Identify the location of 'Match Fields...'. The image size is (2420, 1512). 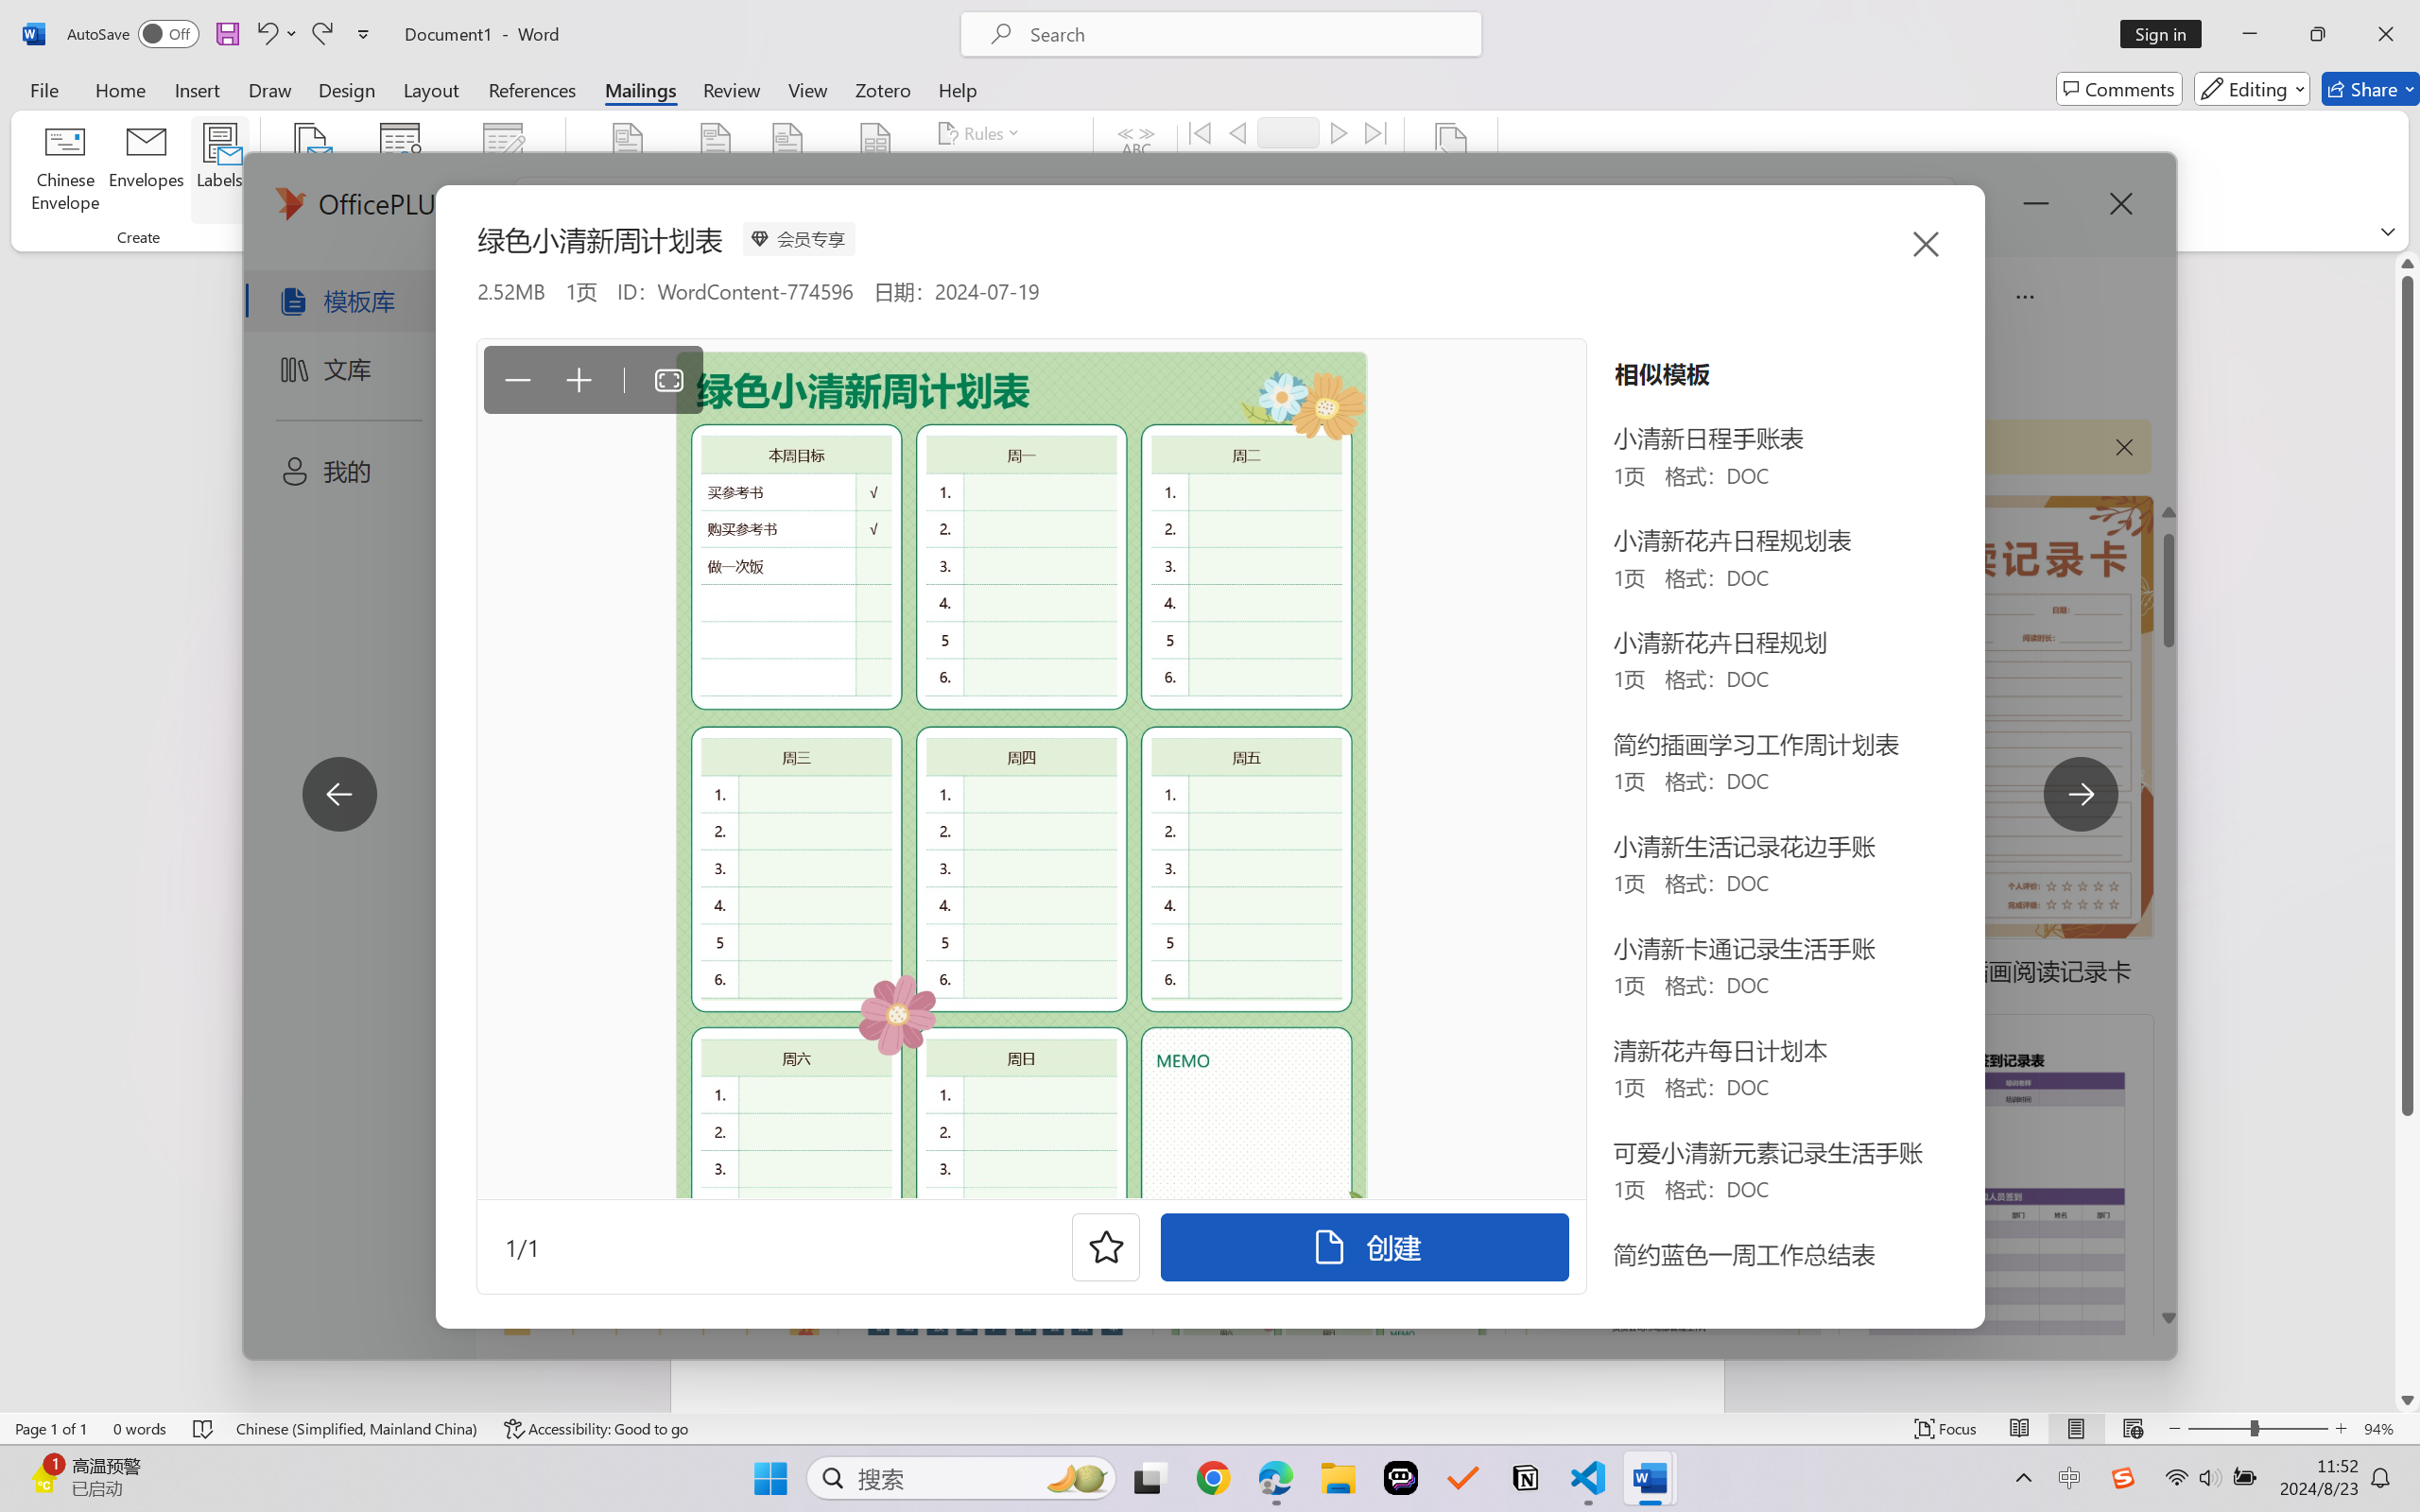
(998, 170).